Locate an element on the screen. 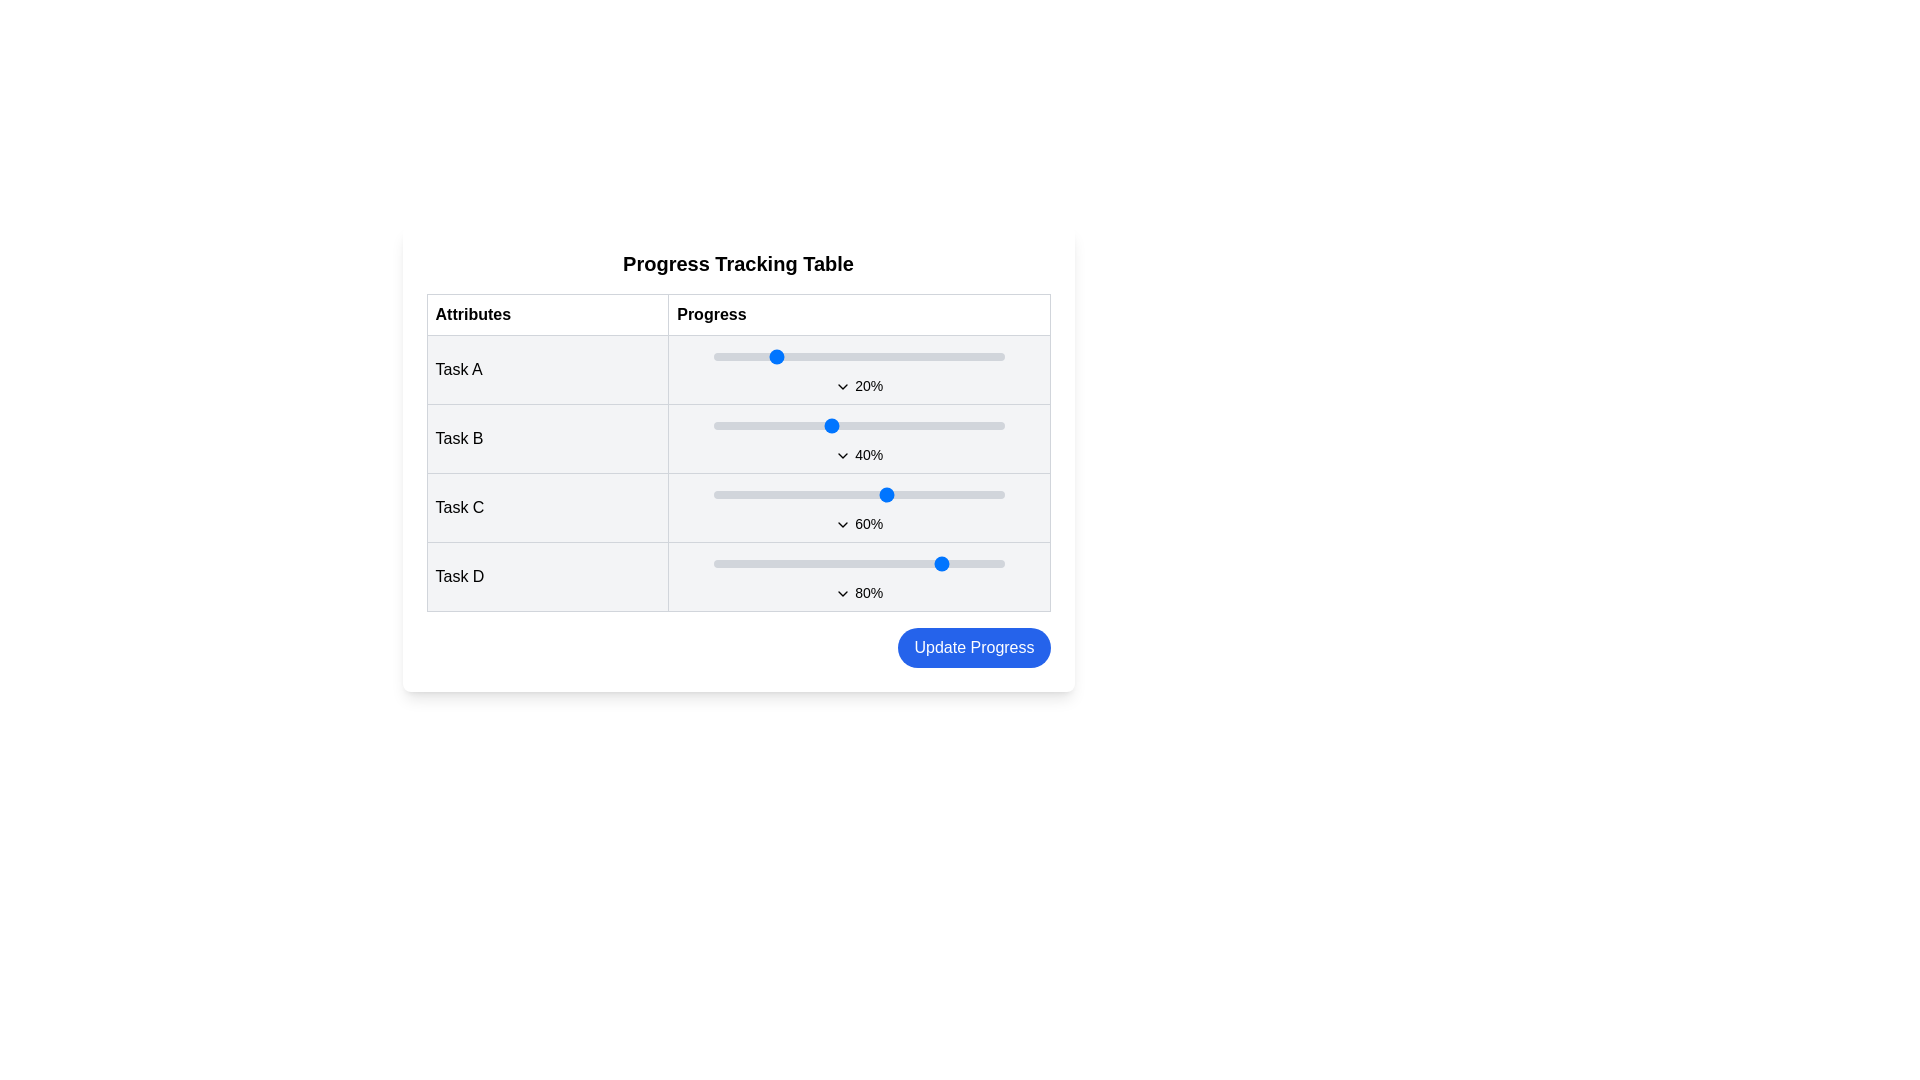 Image resolution: width=1920 pixels, height=1080 pixels. progress is located at coordinates (847, 424).